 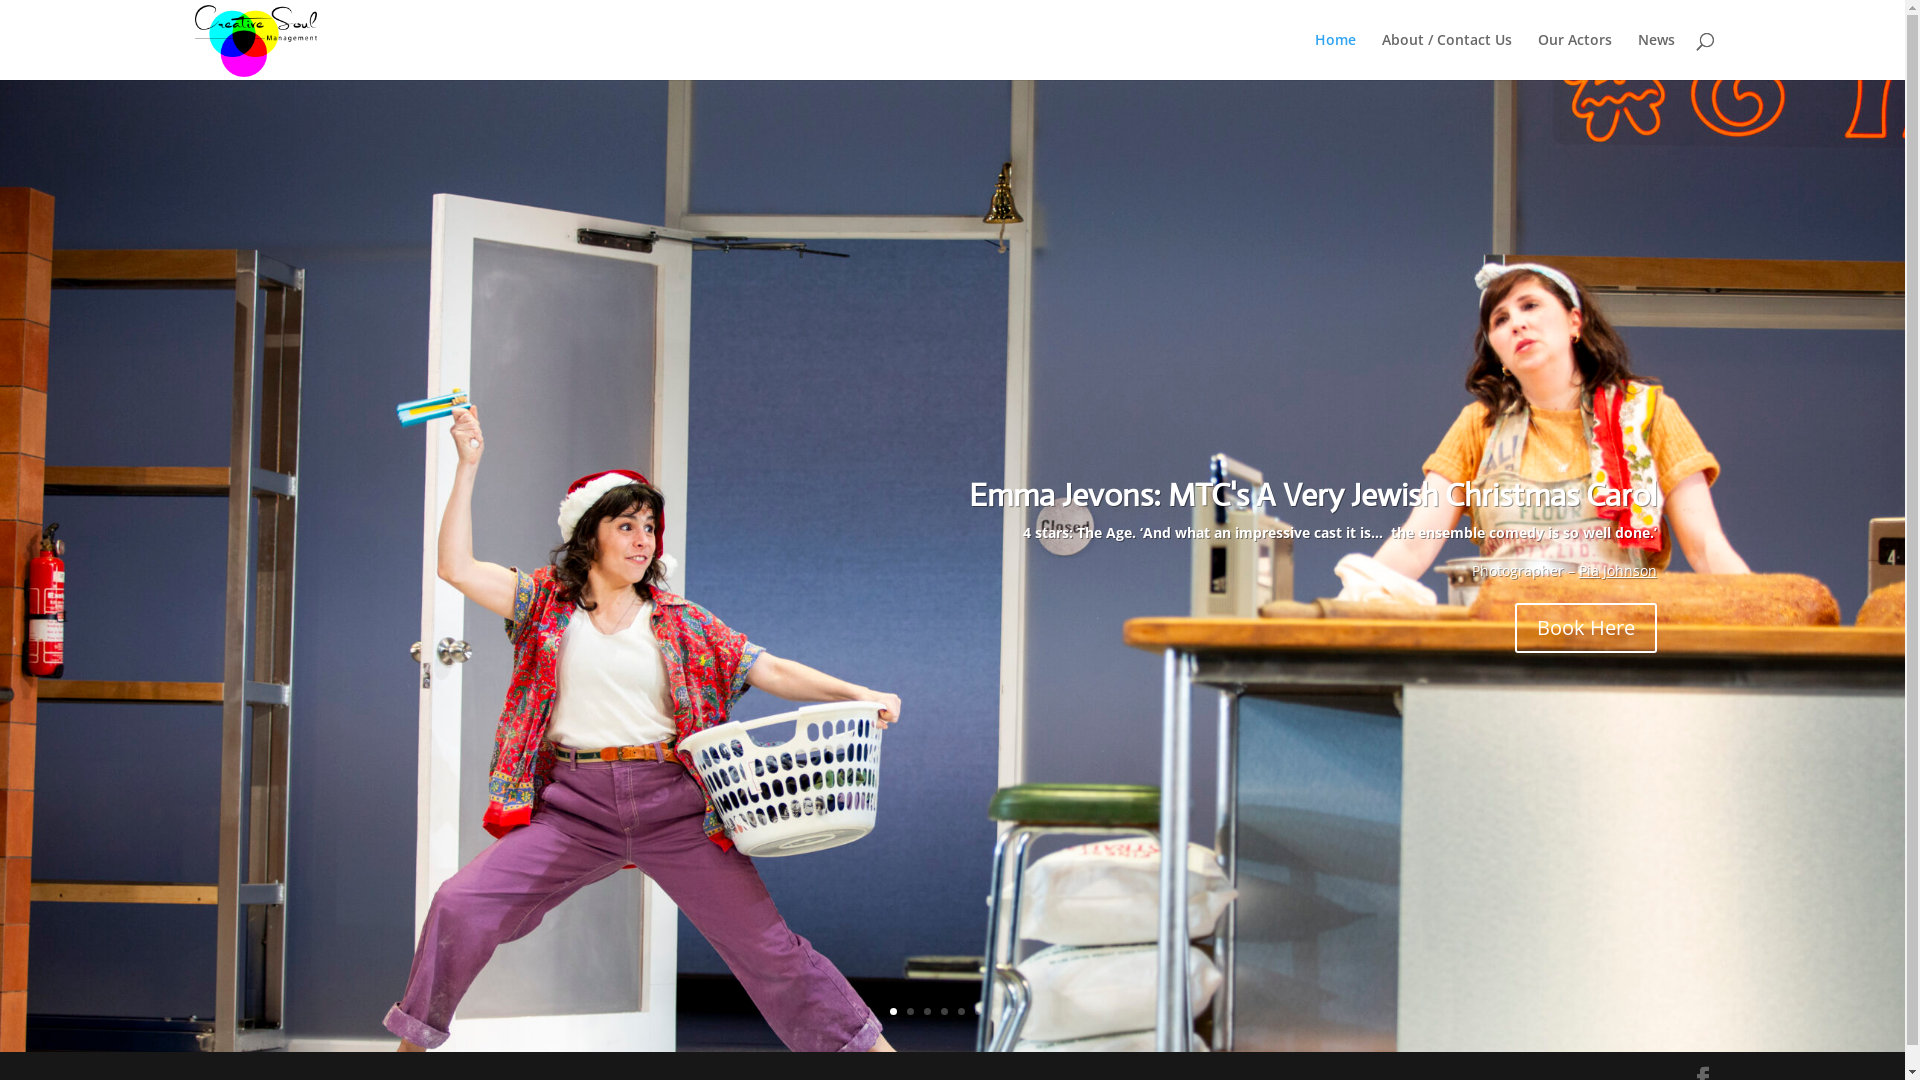 I want to click on '5', so click(x=961, y=1011).